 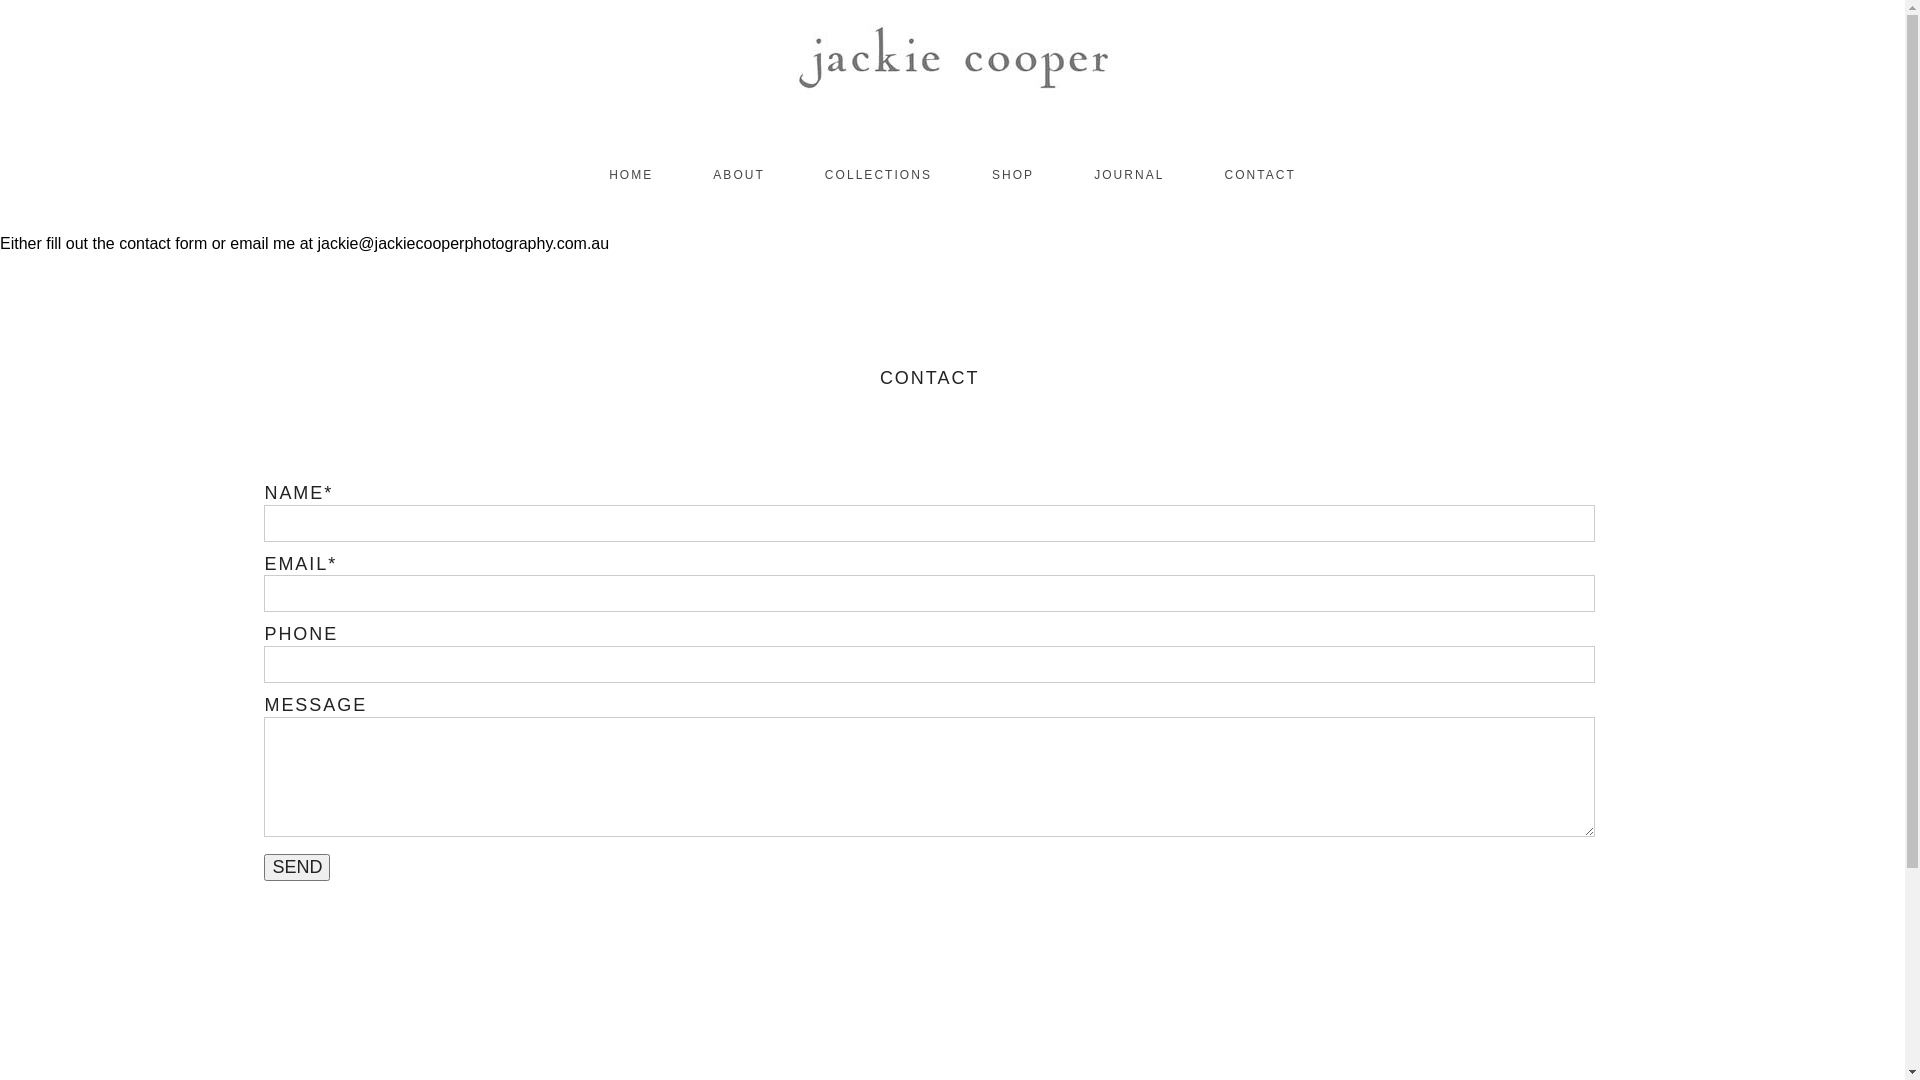 I want to click on 'HOME', so click(x=629, y=173).